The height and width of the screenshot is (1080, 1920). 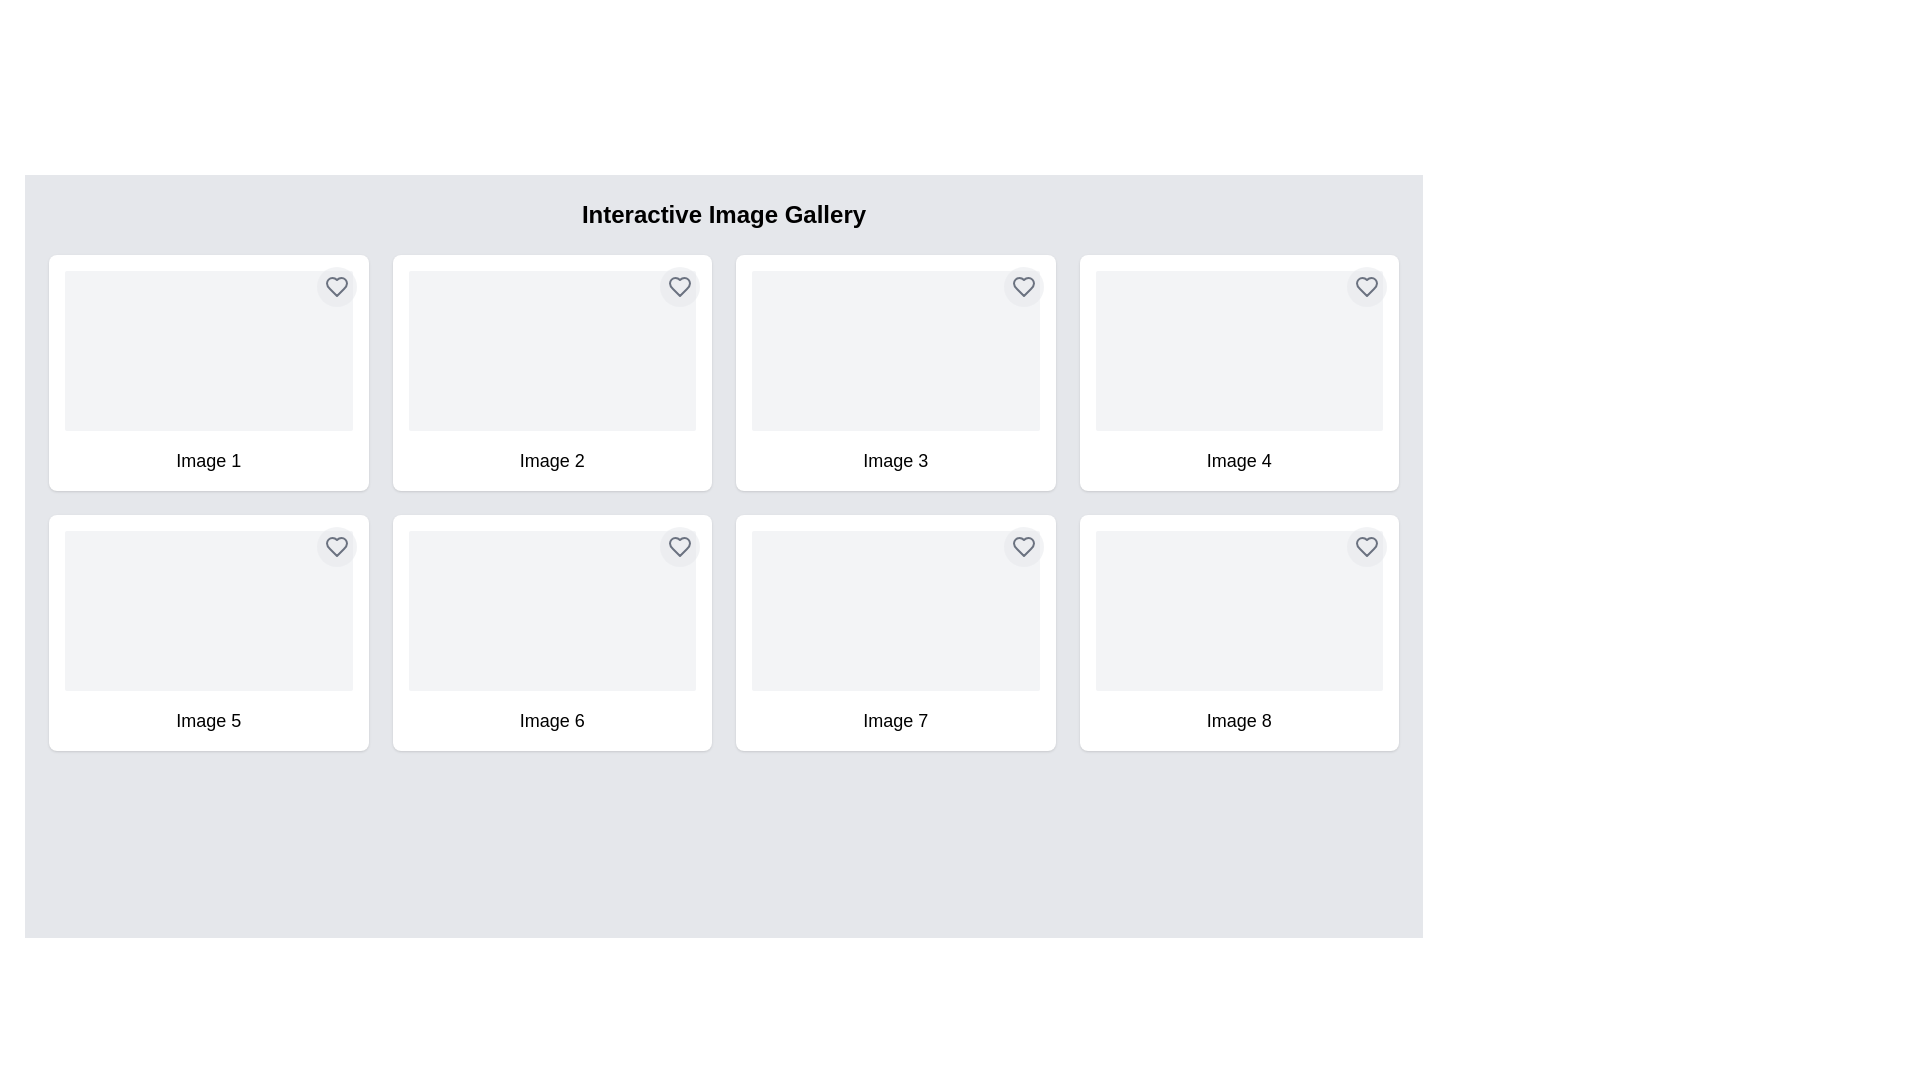 What do you see at coordinates (894, 721) in the screenshot?
I see `the text label located under the image placeholder in the seventh position of the gallery grid, within the third row and first column for copying` at bounding box center [894, 721].